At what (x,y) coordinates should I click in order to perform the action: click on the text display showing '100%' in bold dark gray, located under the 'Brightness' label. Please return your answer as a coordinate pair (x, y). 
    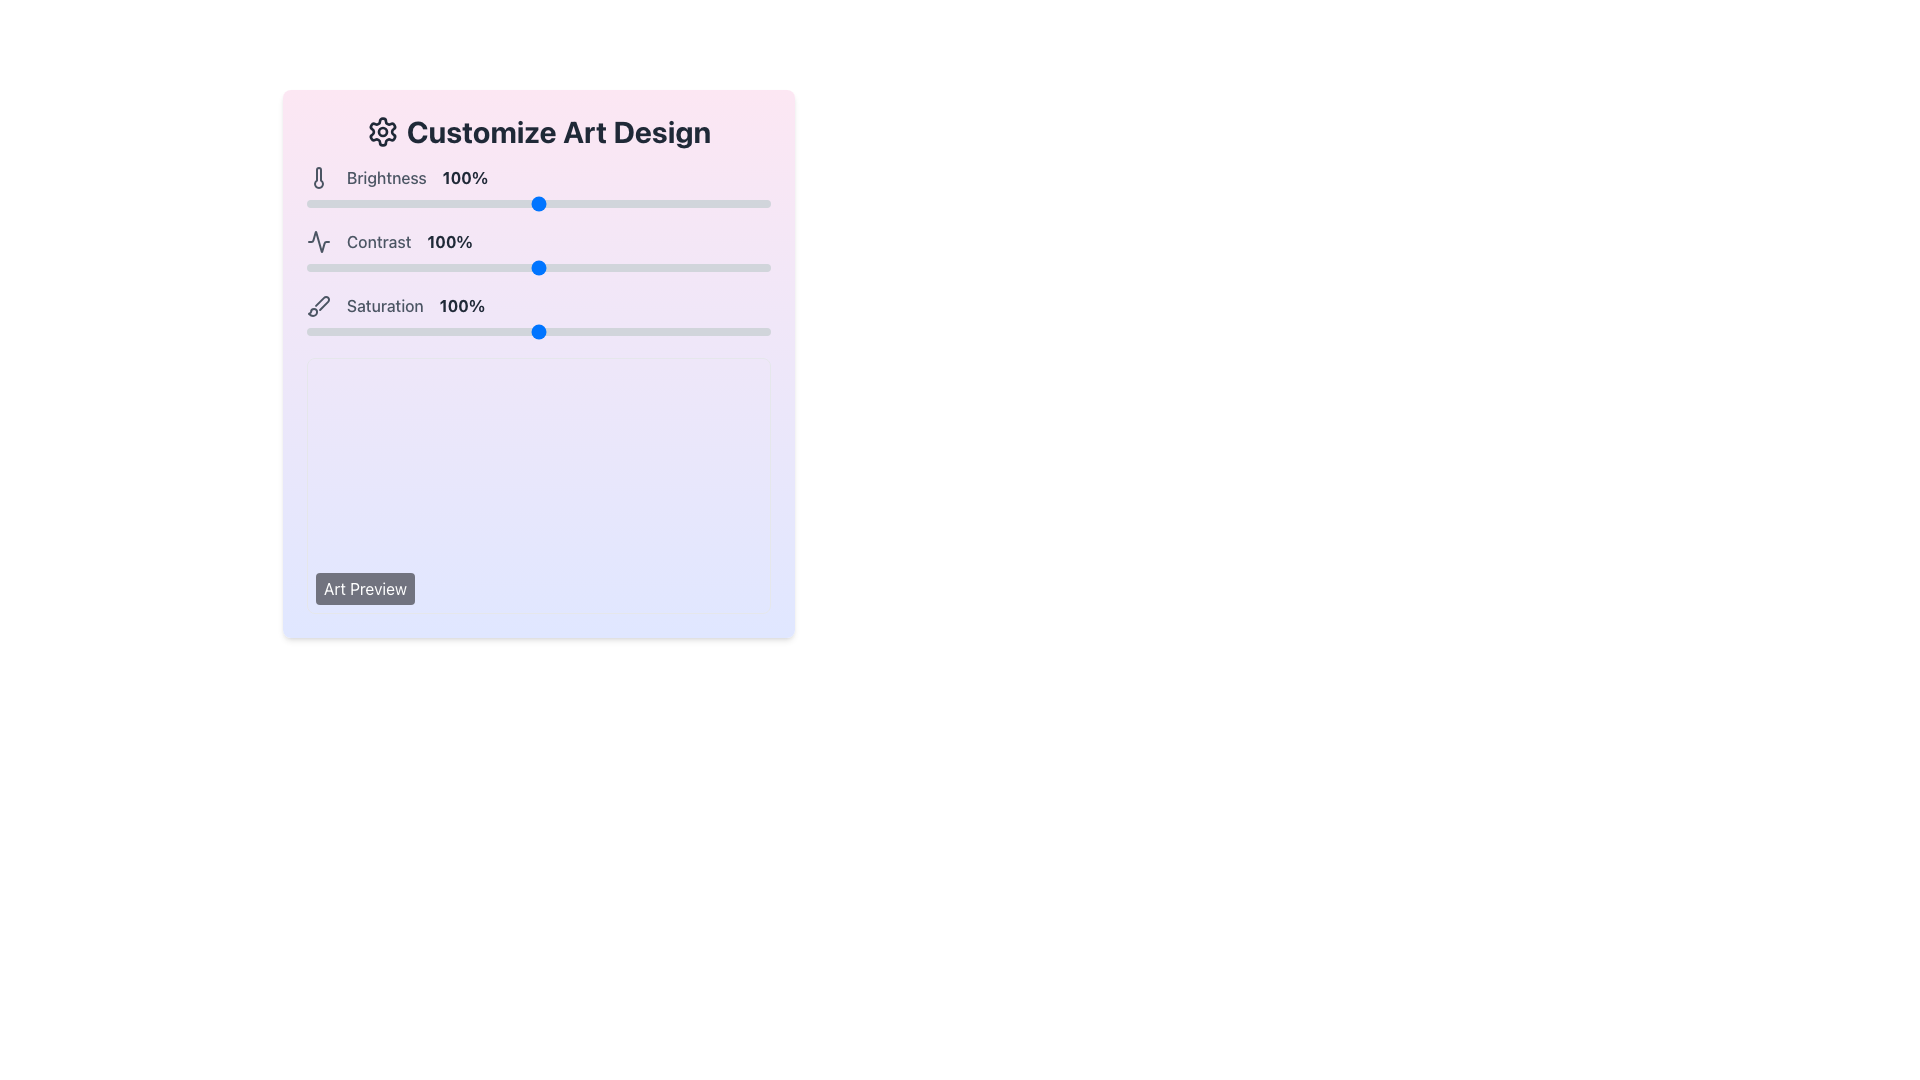
    Looking at the image, I should click on (464, 176).